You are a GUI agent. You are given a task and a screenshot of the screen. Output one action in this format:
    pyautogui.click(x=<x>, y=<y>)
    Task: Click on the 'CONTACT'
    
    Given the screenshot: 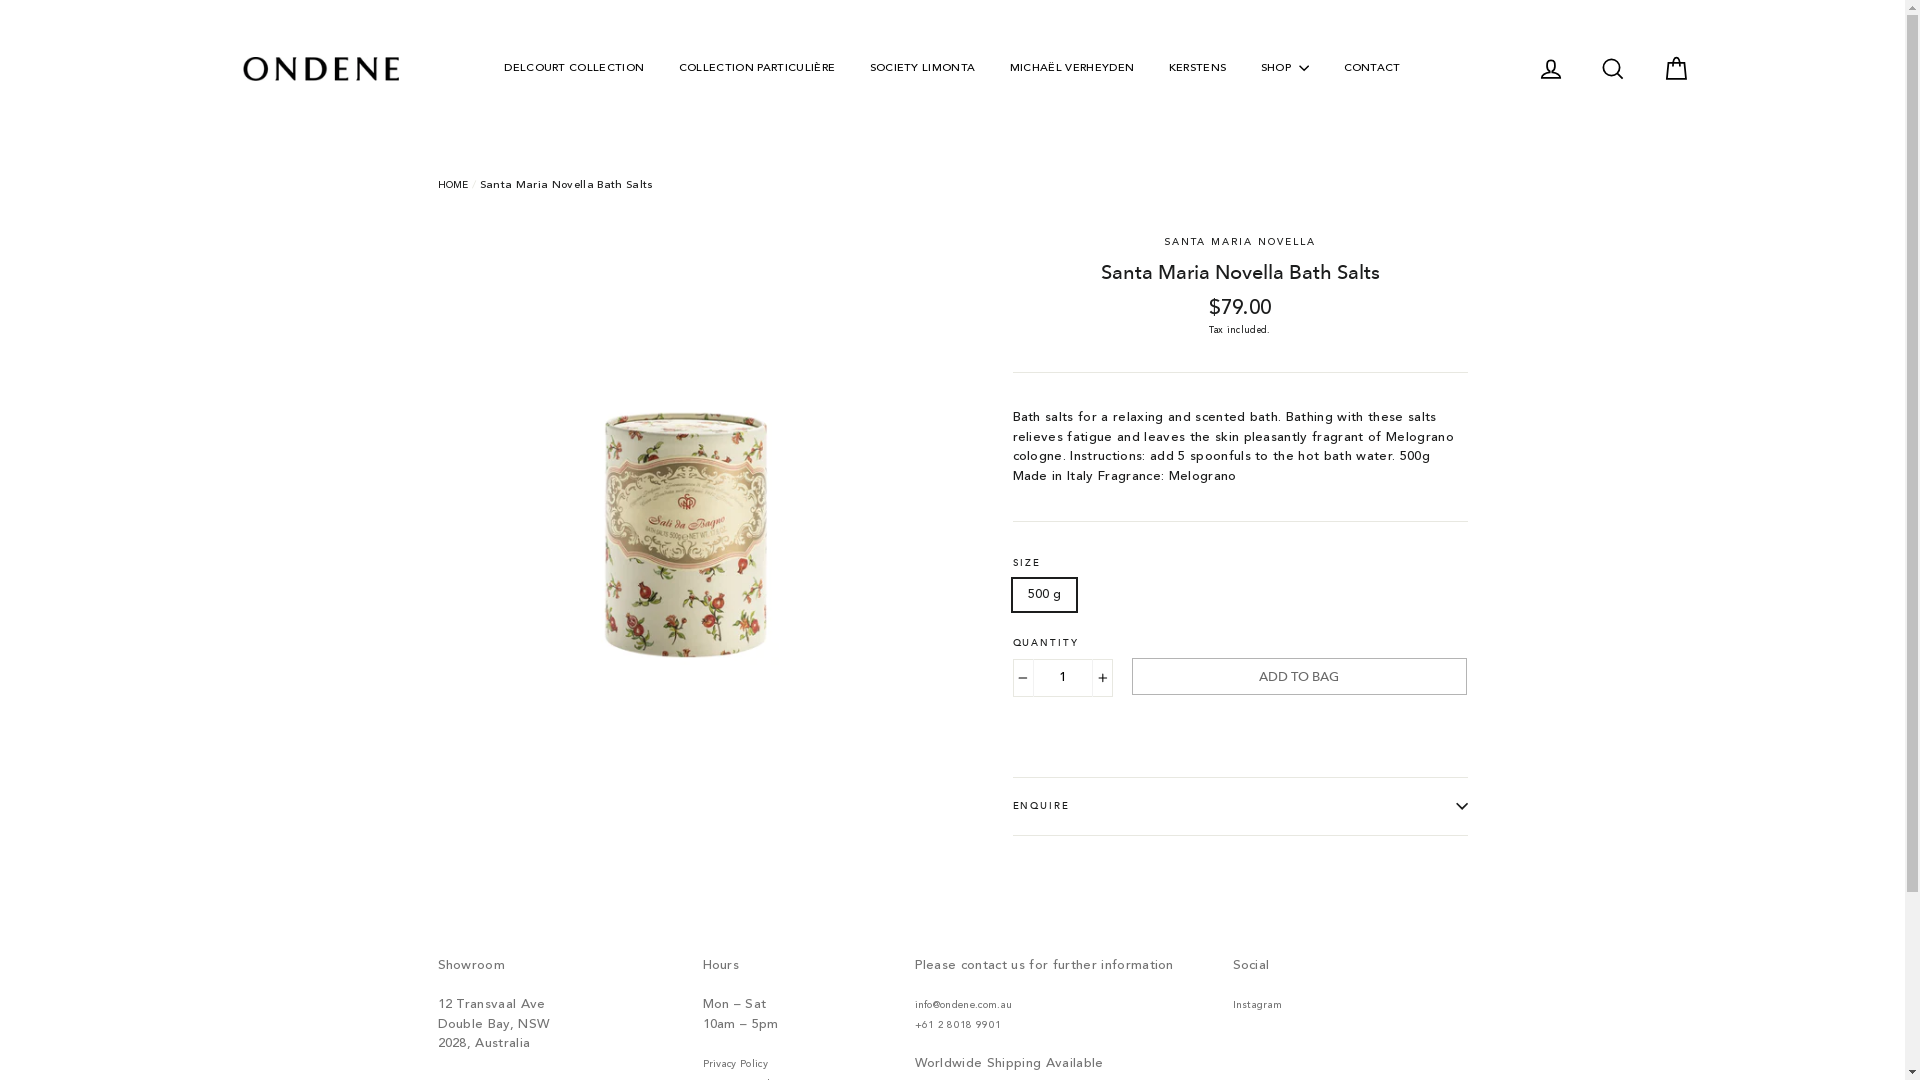 What is the action you would take?
    pyautogui.click(x=1370, y=68)
    